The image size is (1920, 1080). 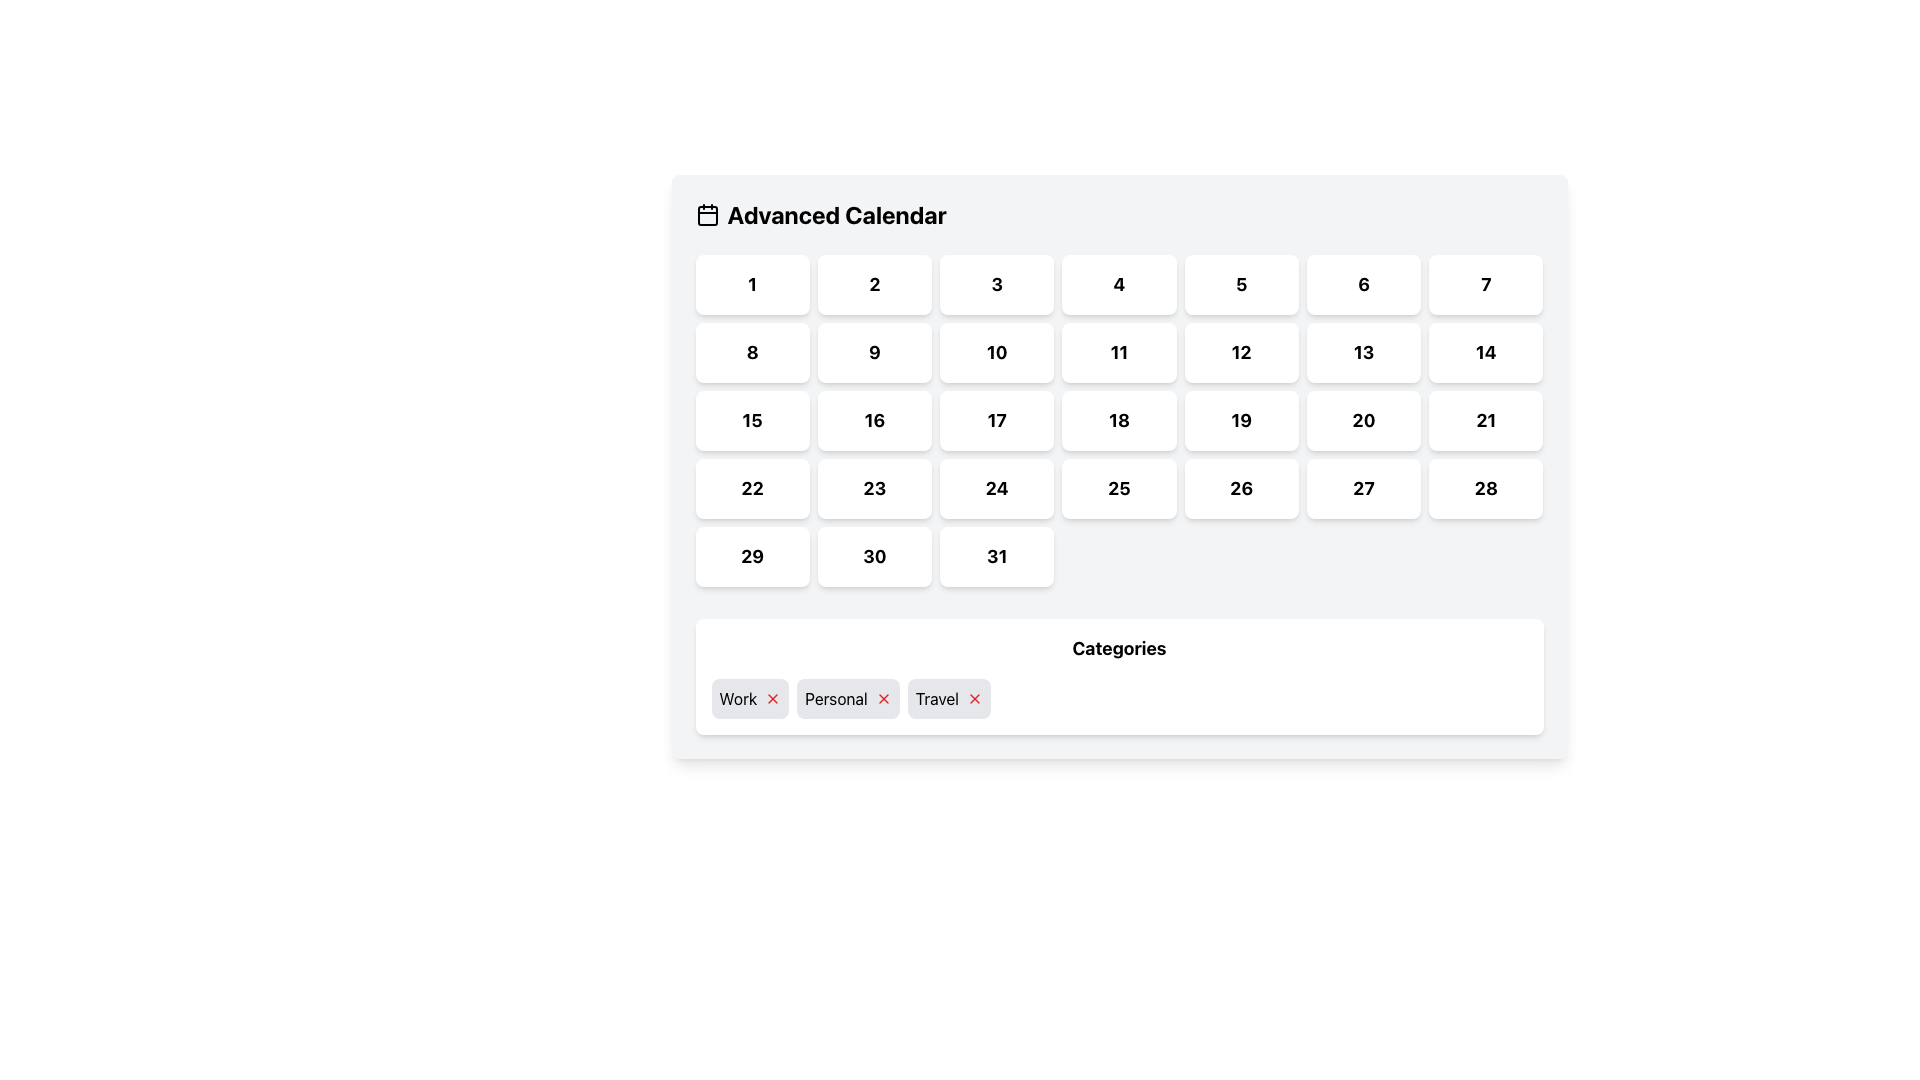 I want to click on the button displaying the number '18' in bold typography, which is located in the third row and fourth column of the grid layout, so click(x=1118, y=419).